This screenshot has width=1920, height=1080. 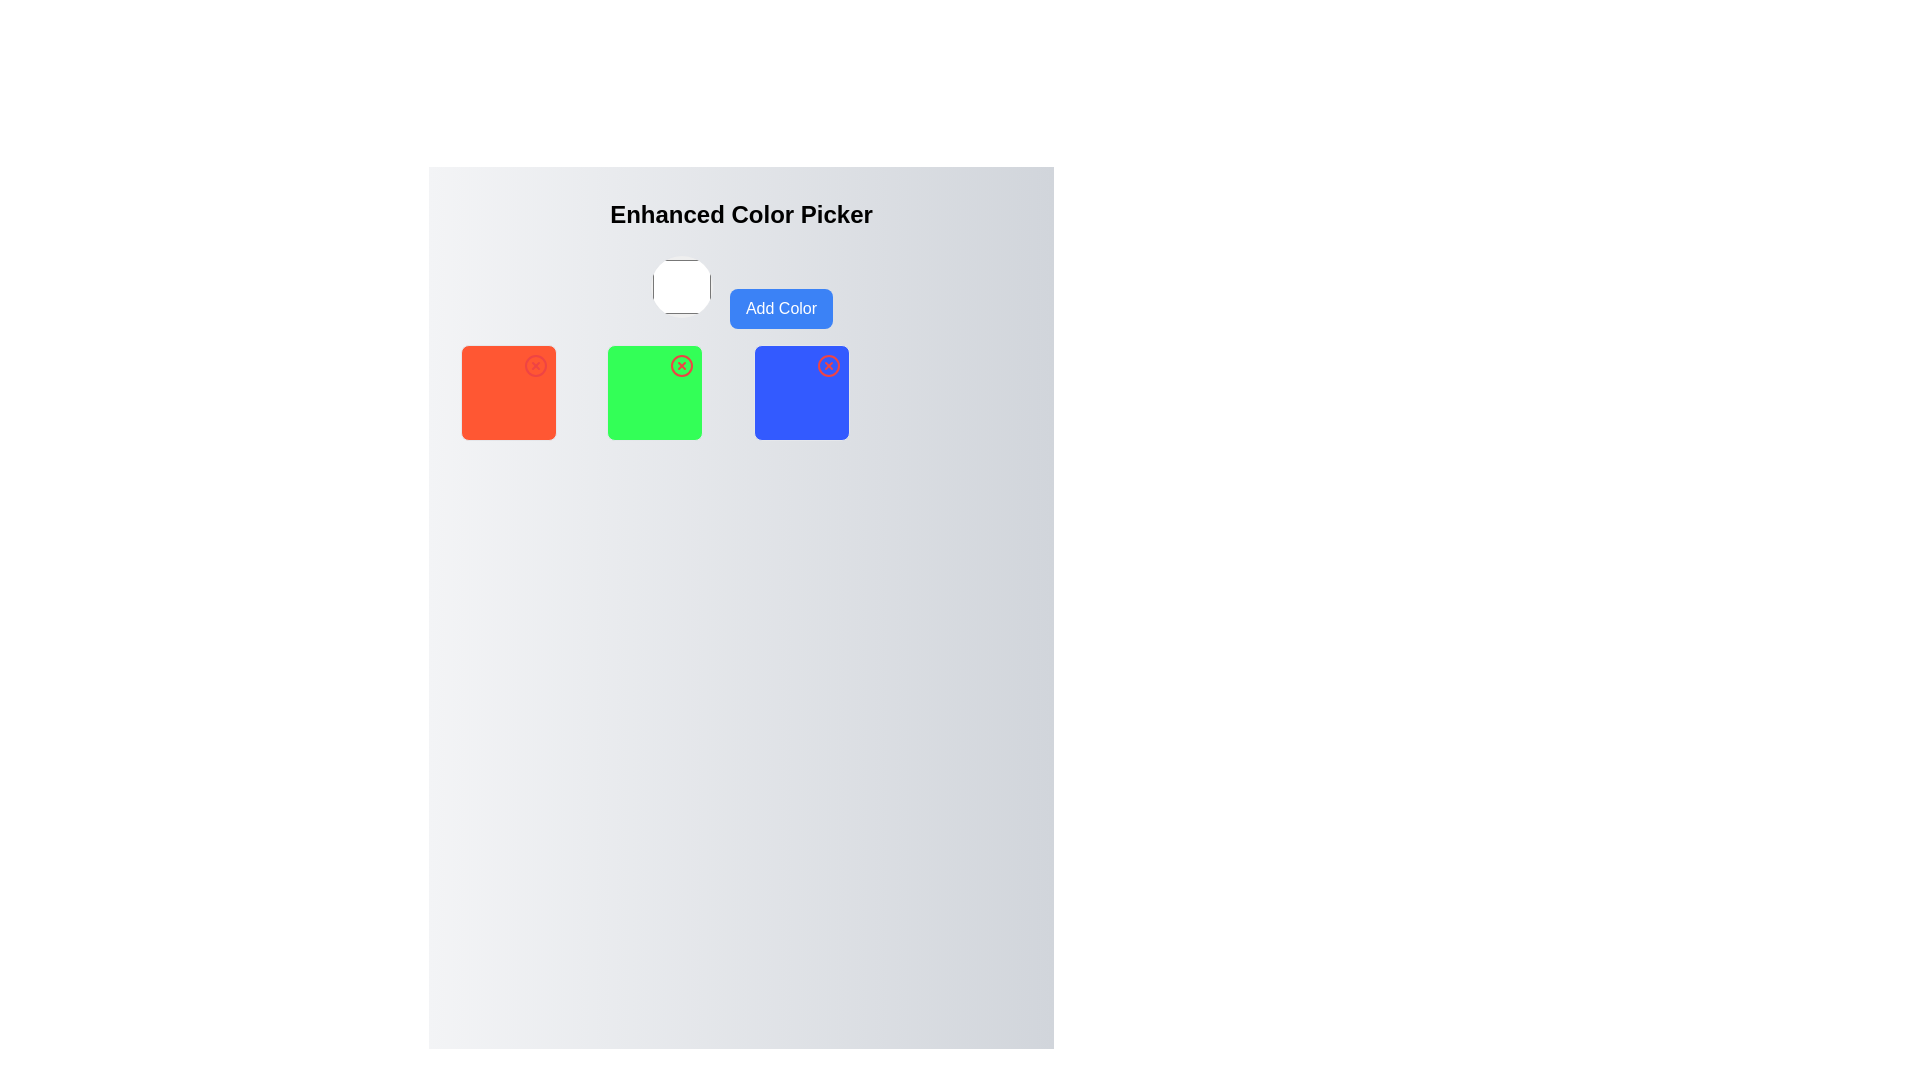 What do you see at coordinates (780, 308) in the screenshot?
I see `the rounded rectangular button with a blue background and white text that reads 'Add Color' to trigger its hover effects` at bounding box center [780, 308].